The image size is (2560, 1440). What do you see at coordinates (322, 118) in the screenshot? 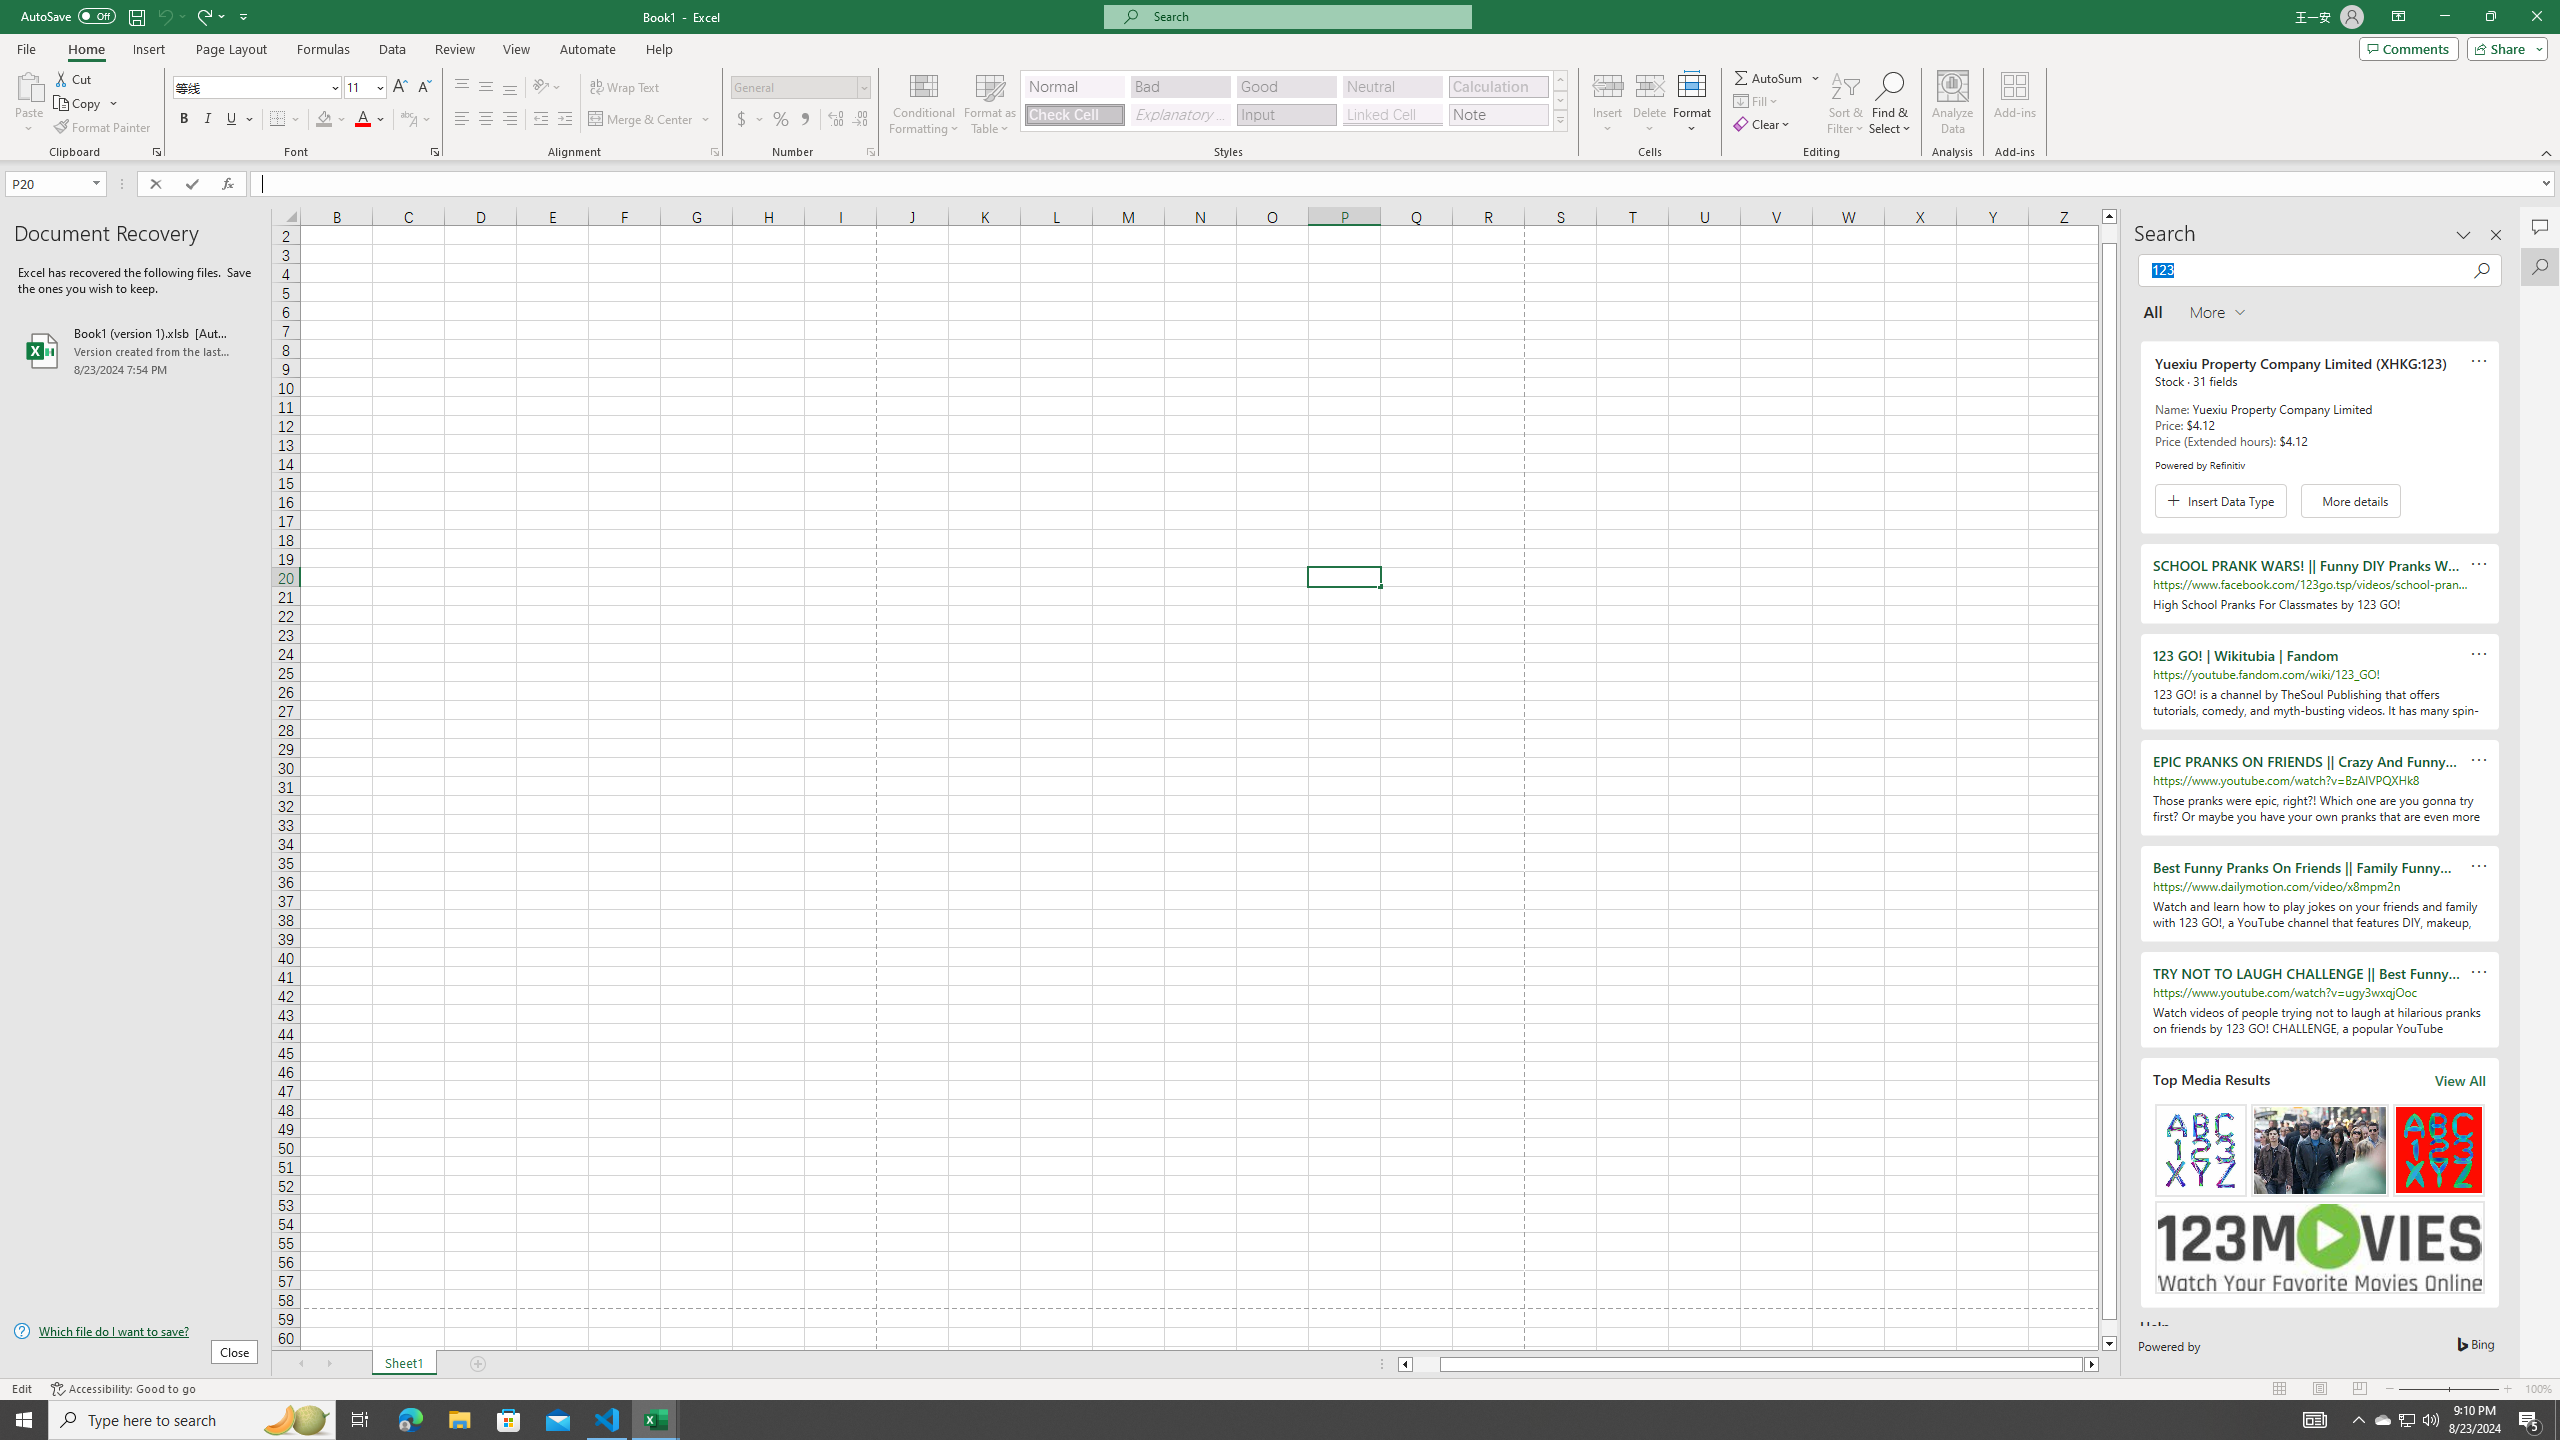
I see `'Fill Color RGB(255, 255, 0)'` at bounding box center [322, 118].